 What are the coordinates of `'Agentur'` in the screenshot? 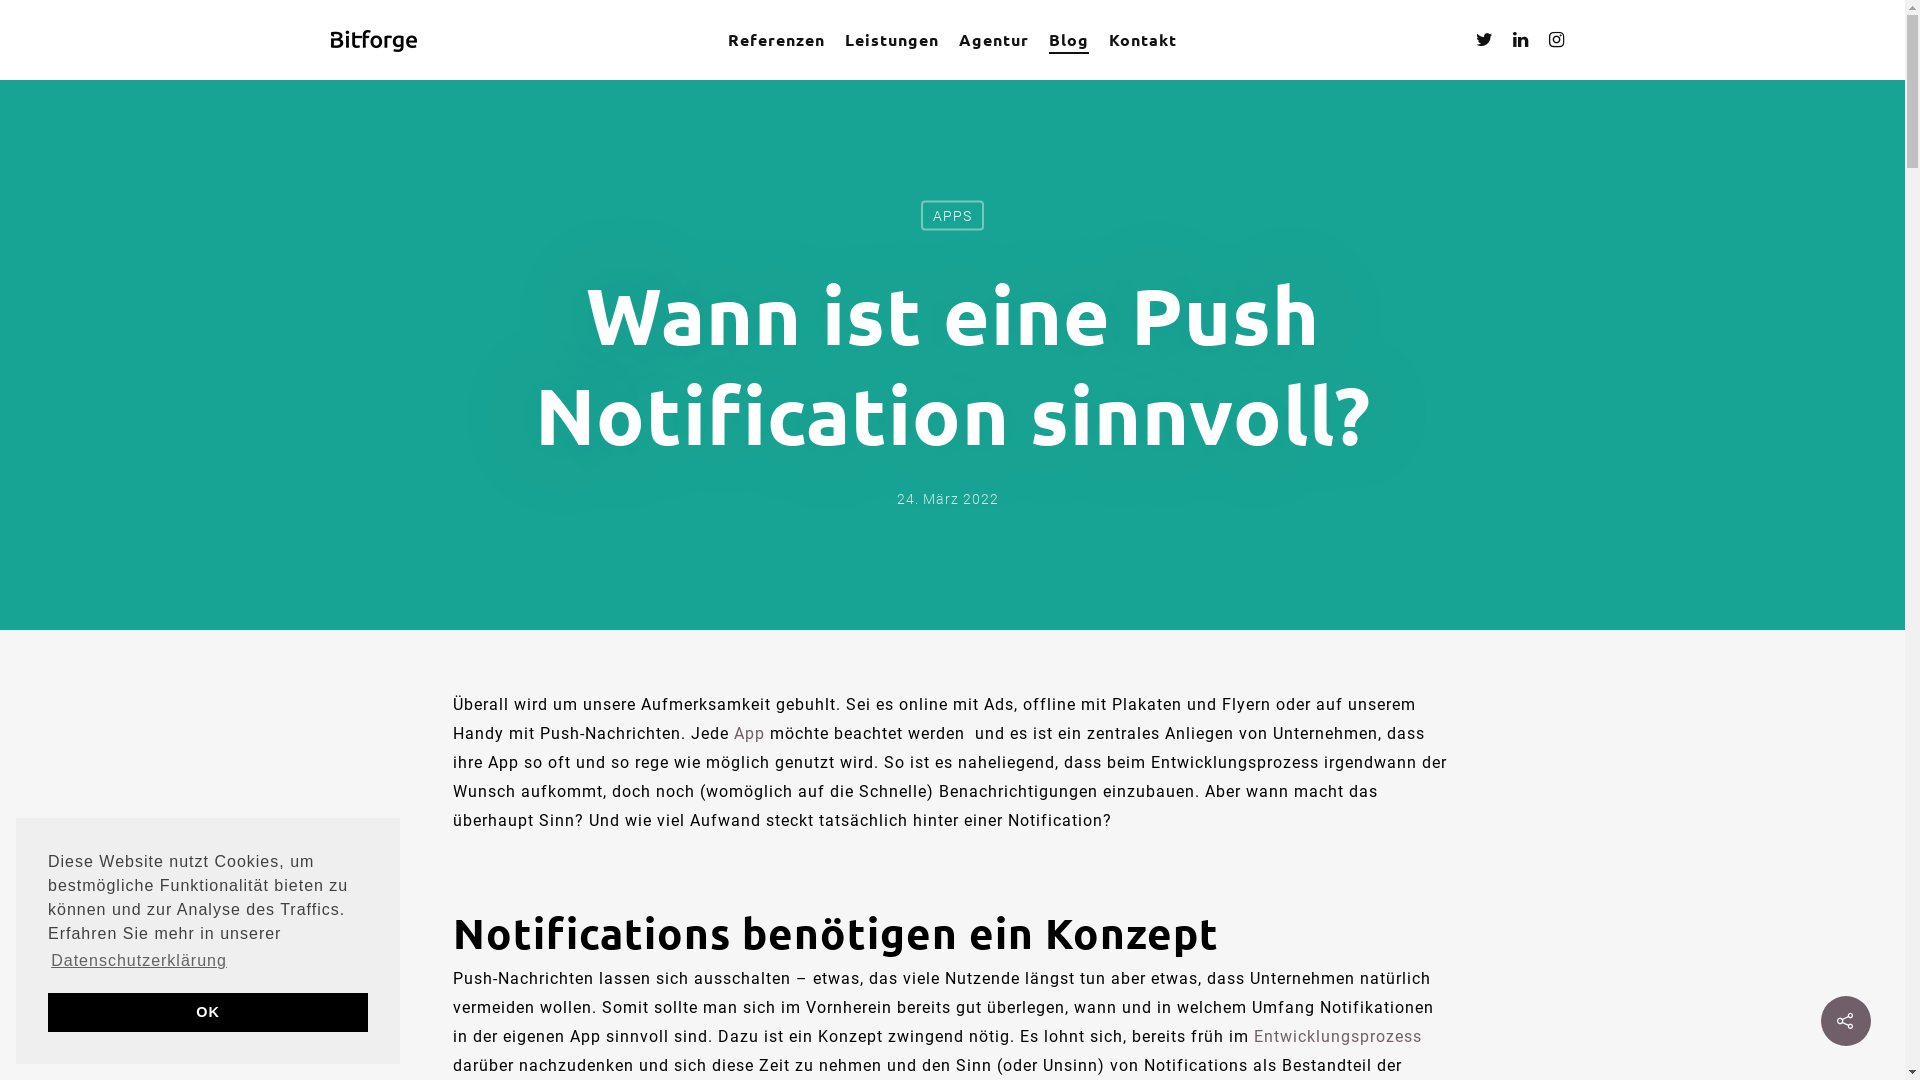 It's located at (958, 39).